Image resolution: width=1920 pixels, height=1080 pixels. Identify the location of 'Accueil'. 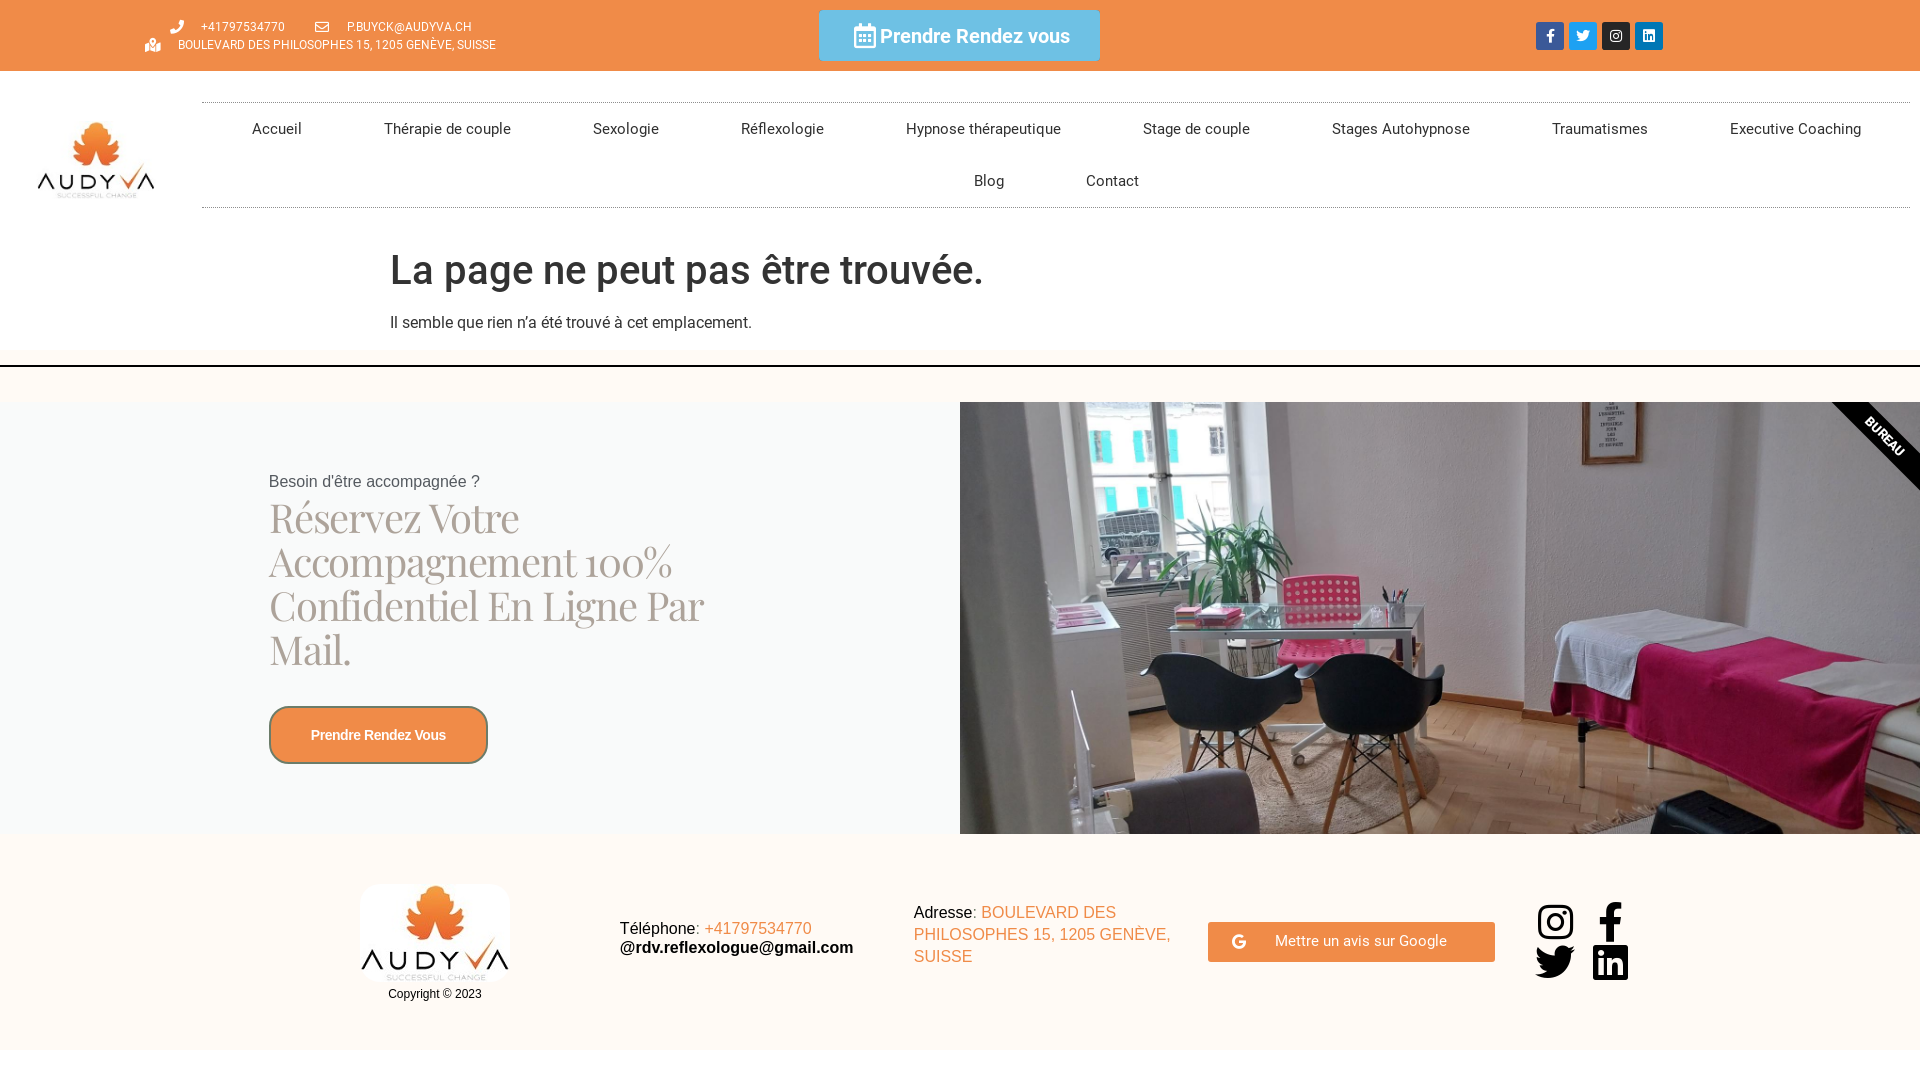
(274, 128).